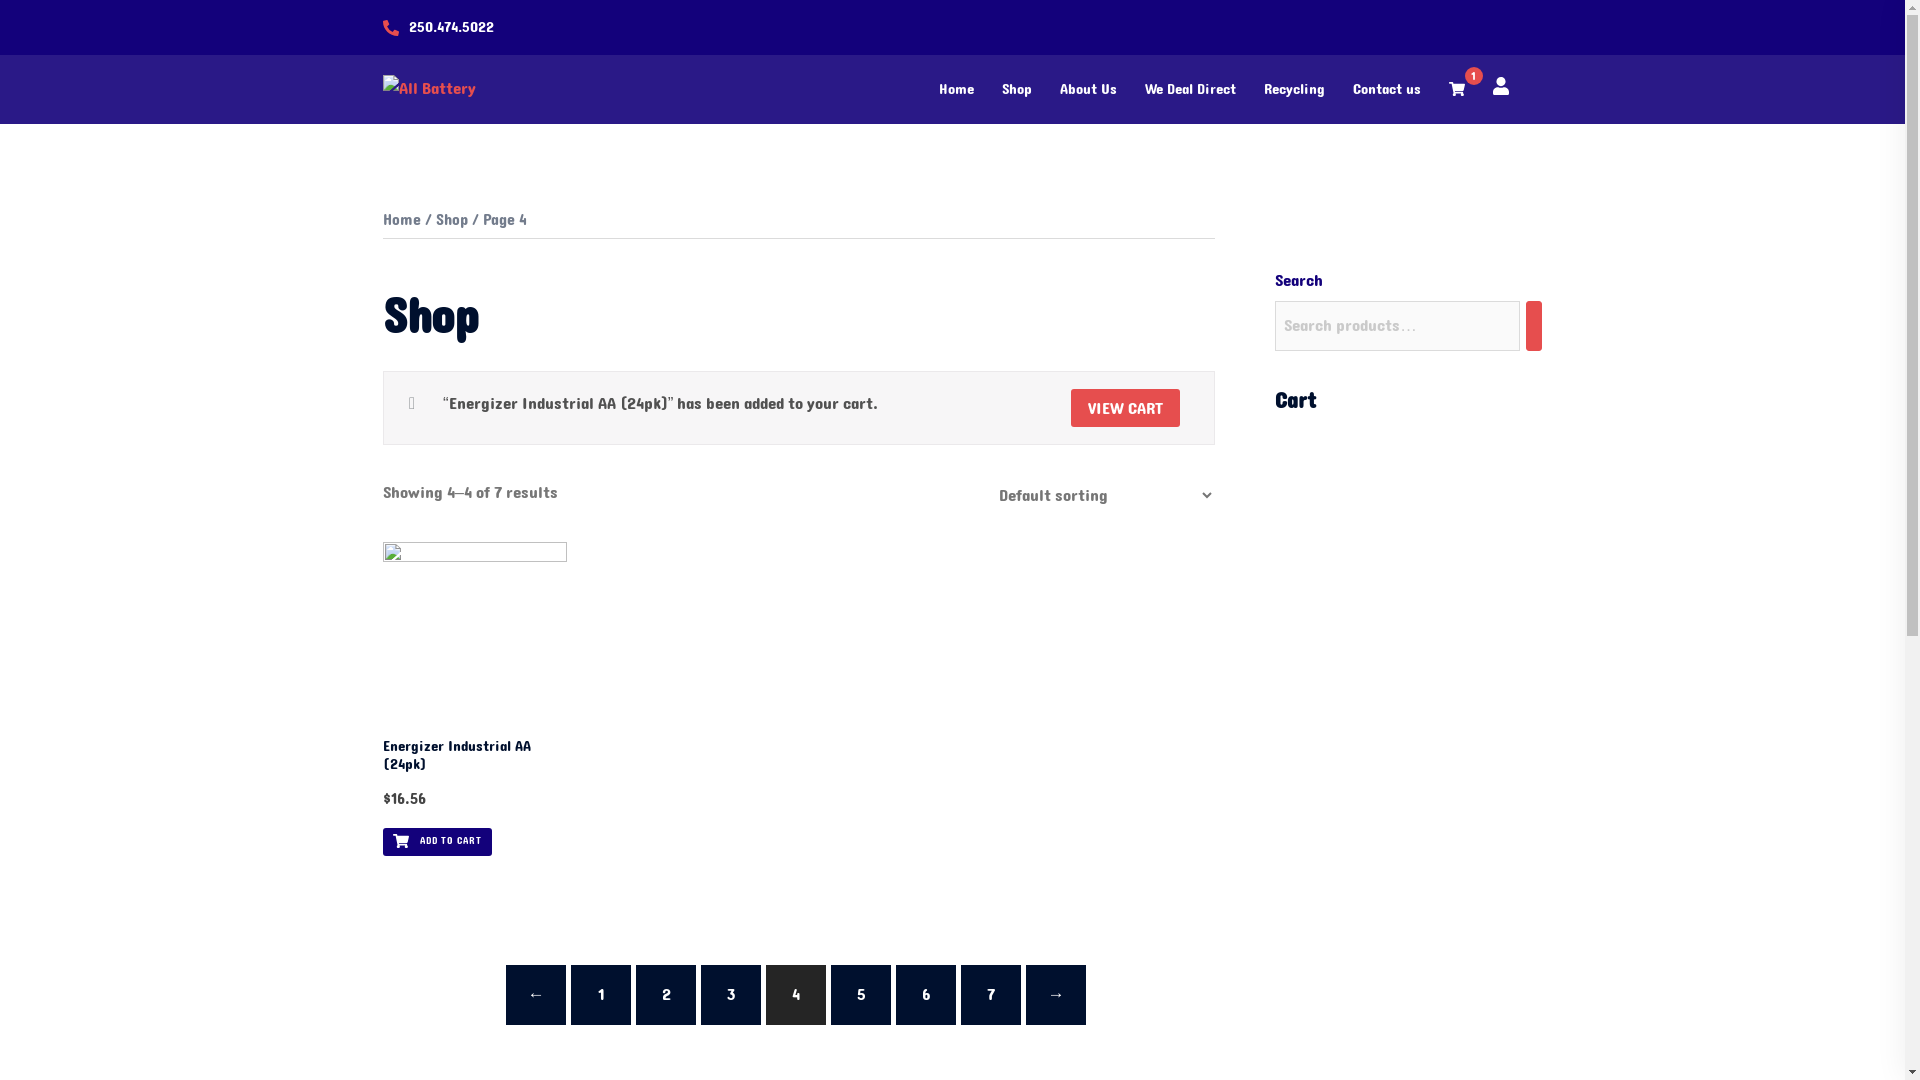  What do you see at coordinates (435, 841) in the screenshot?
I see `'ADD TO CART'` at bounding box center [435, 841].